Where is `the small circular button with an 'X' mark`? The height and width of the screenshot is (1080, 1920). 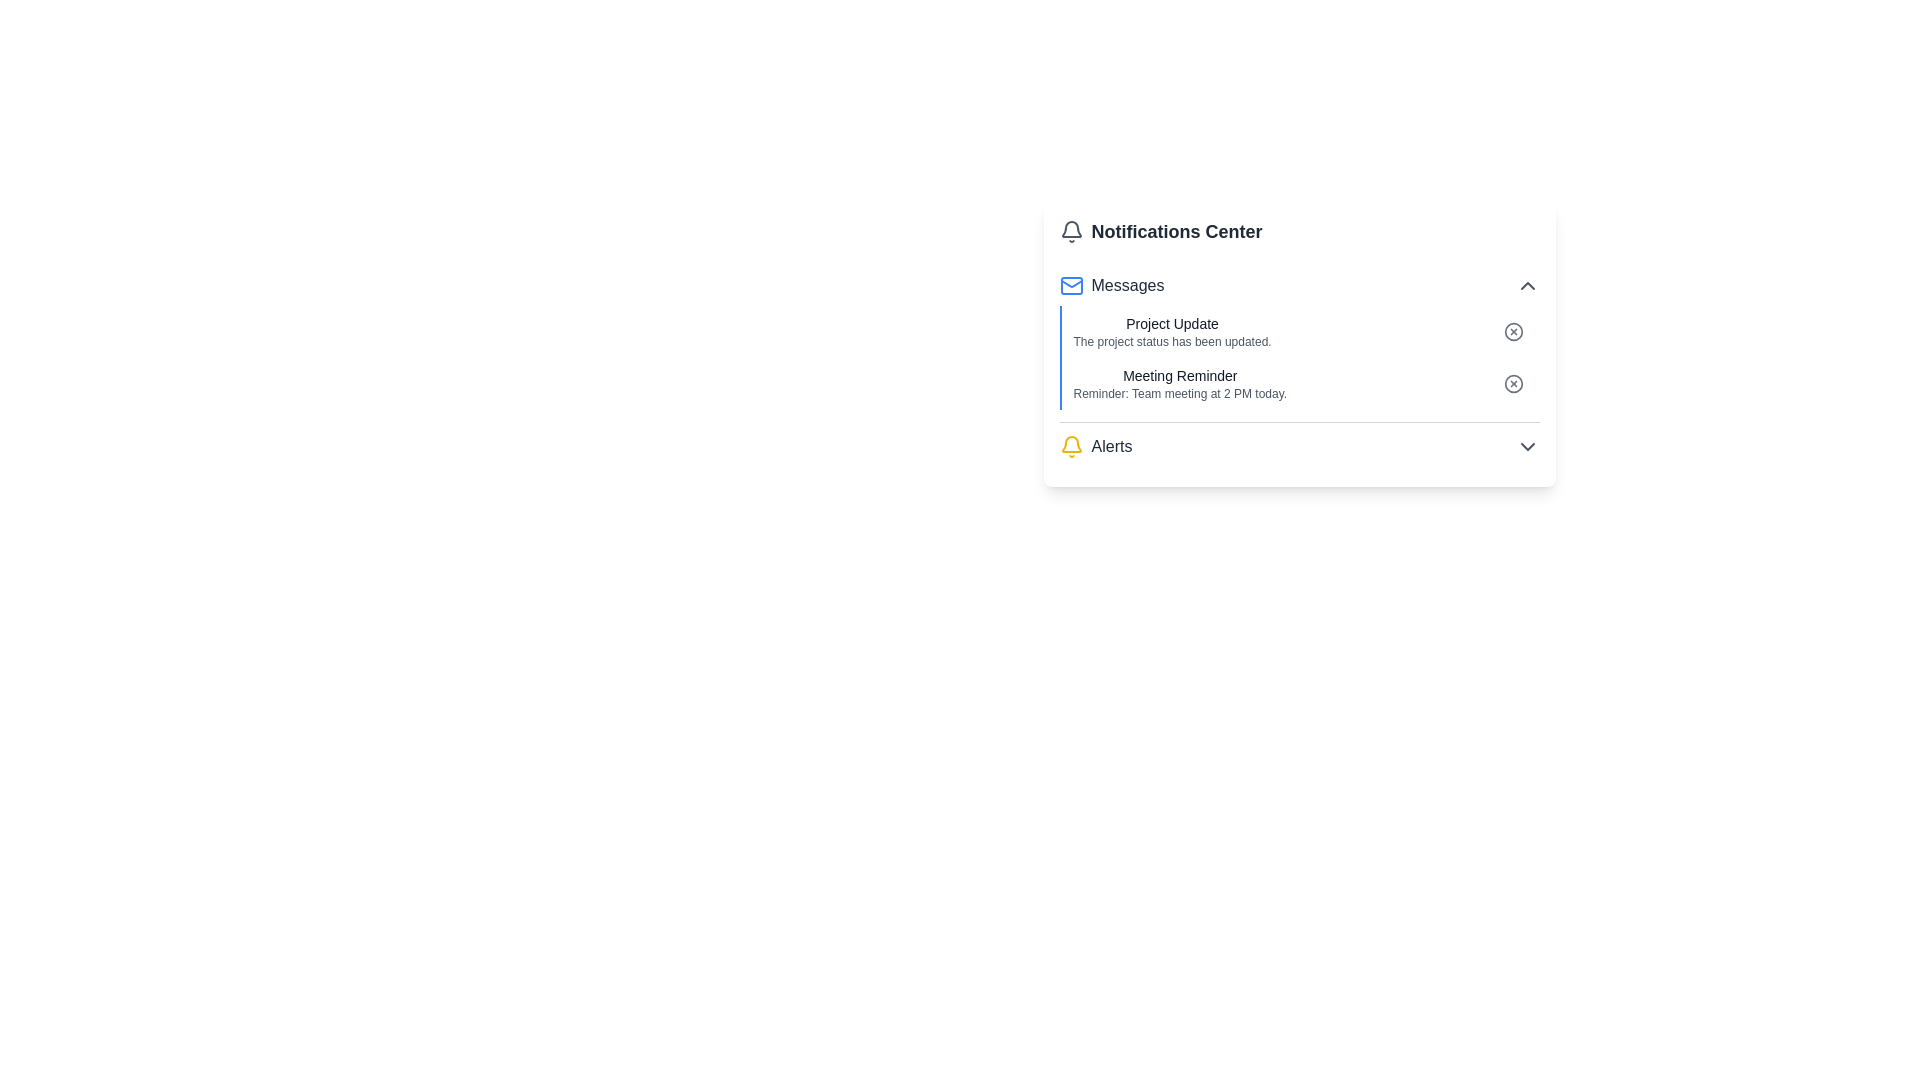
the small circular button with an 'X' mark is located at coordinates (1513, 330).